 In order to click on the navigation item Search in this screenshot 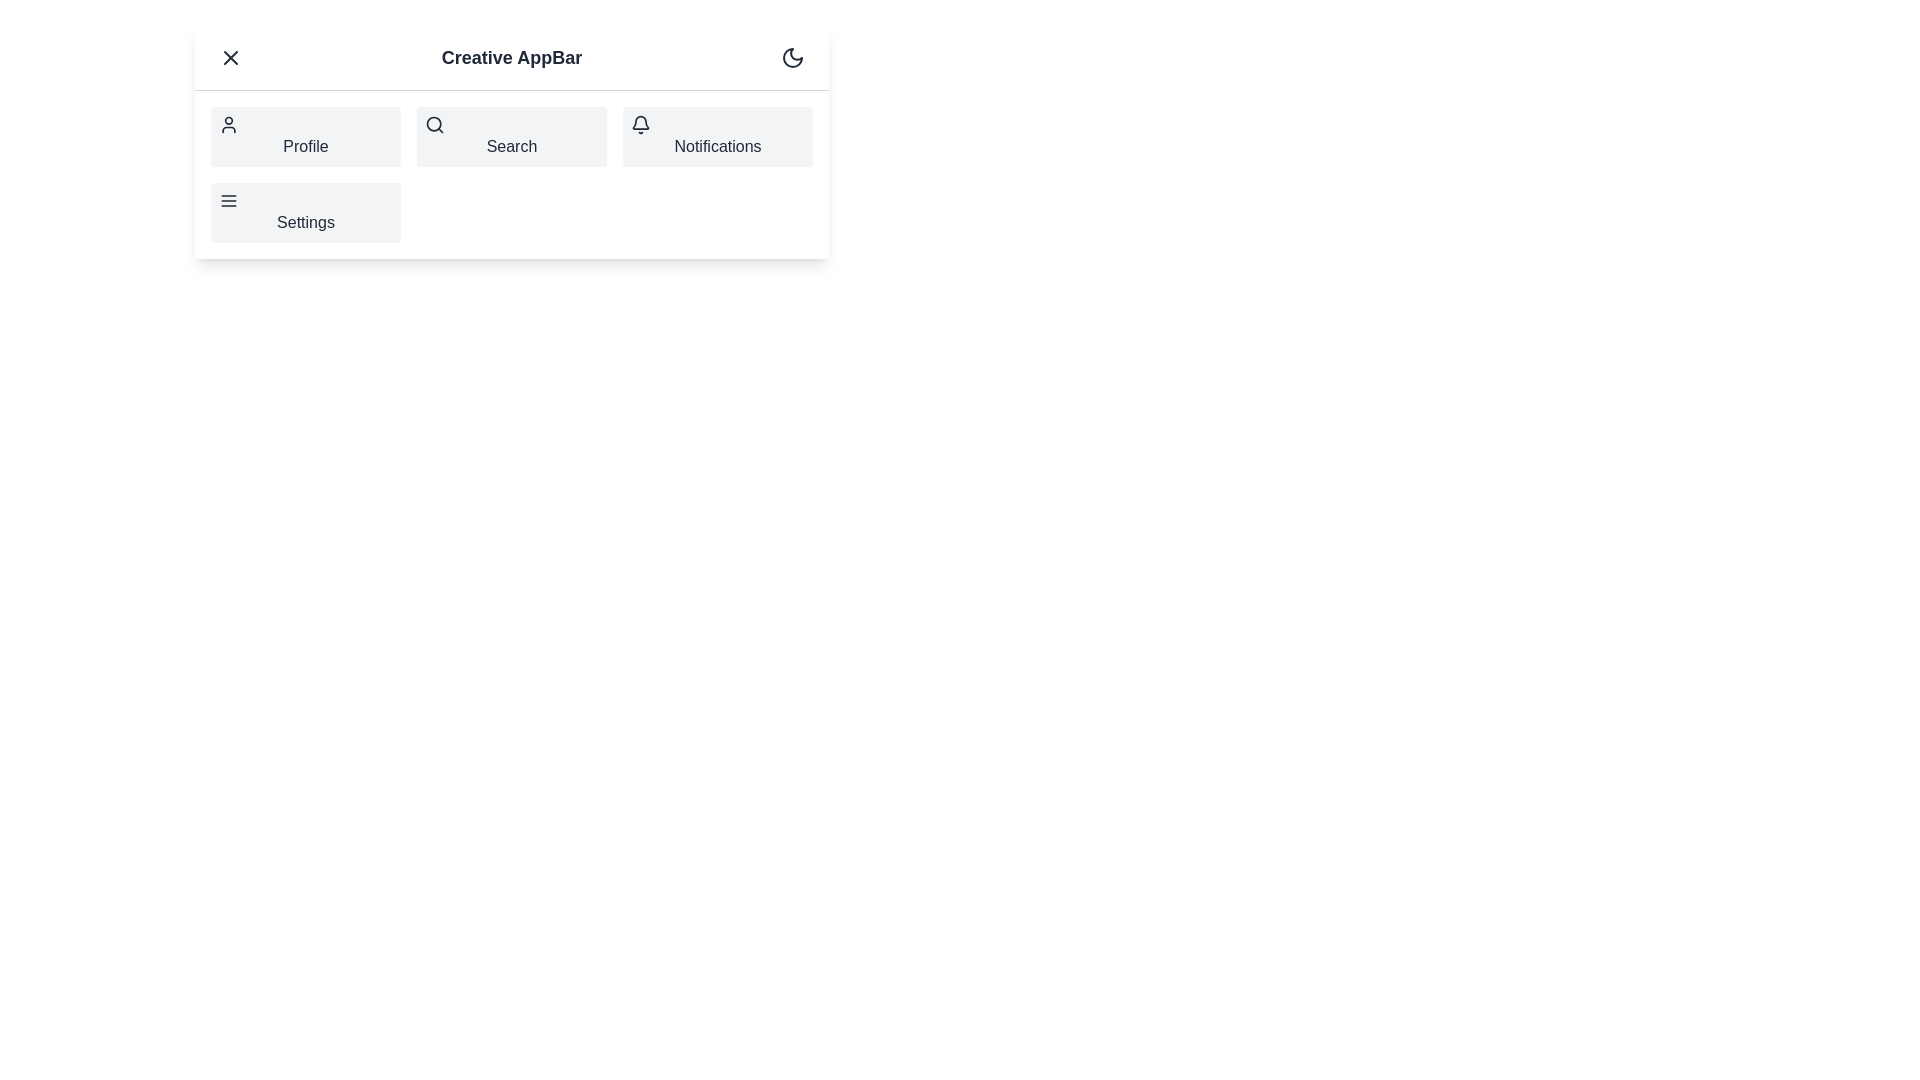, I will do `click(512, 136)`.